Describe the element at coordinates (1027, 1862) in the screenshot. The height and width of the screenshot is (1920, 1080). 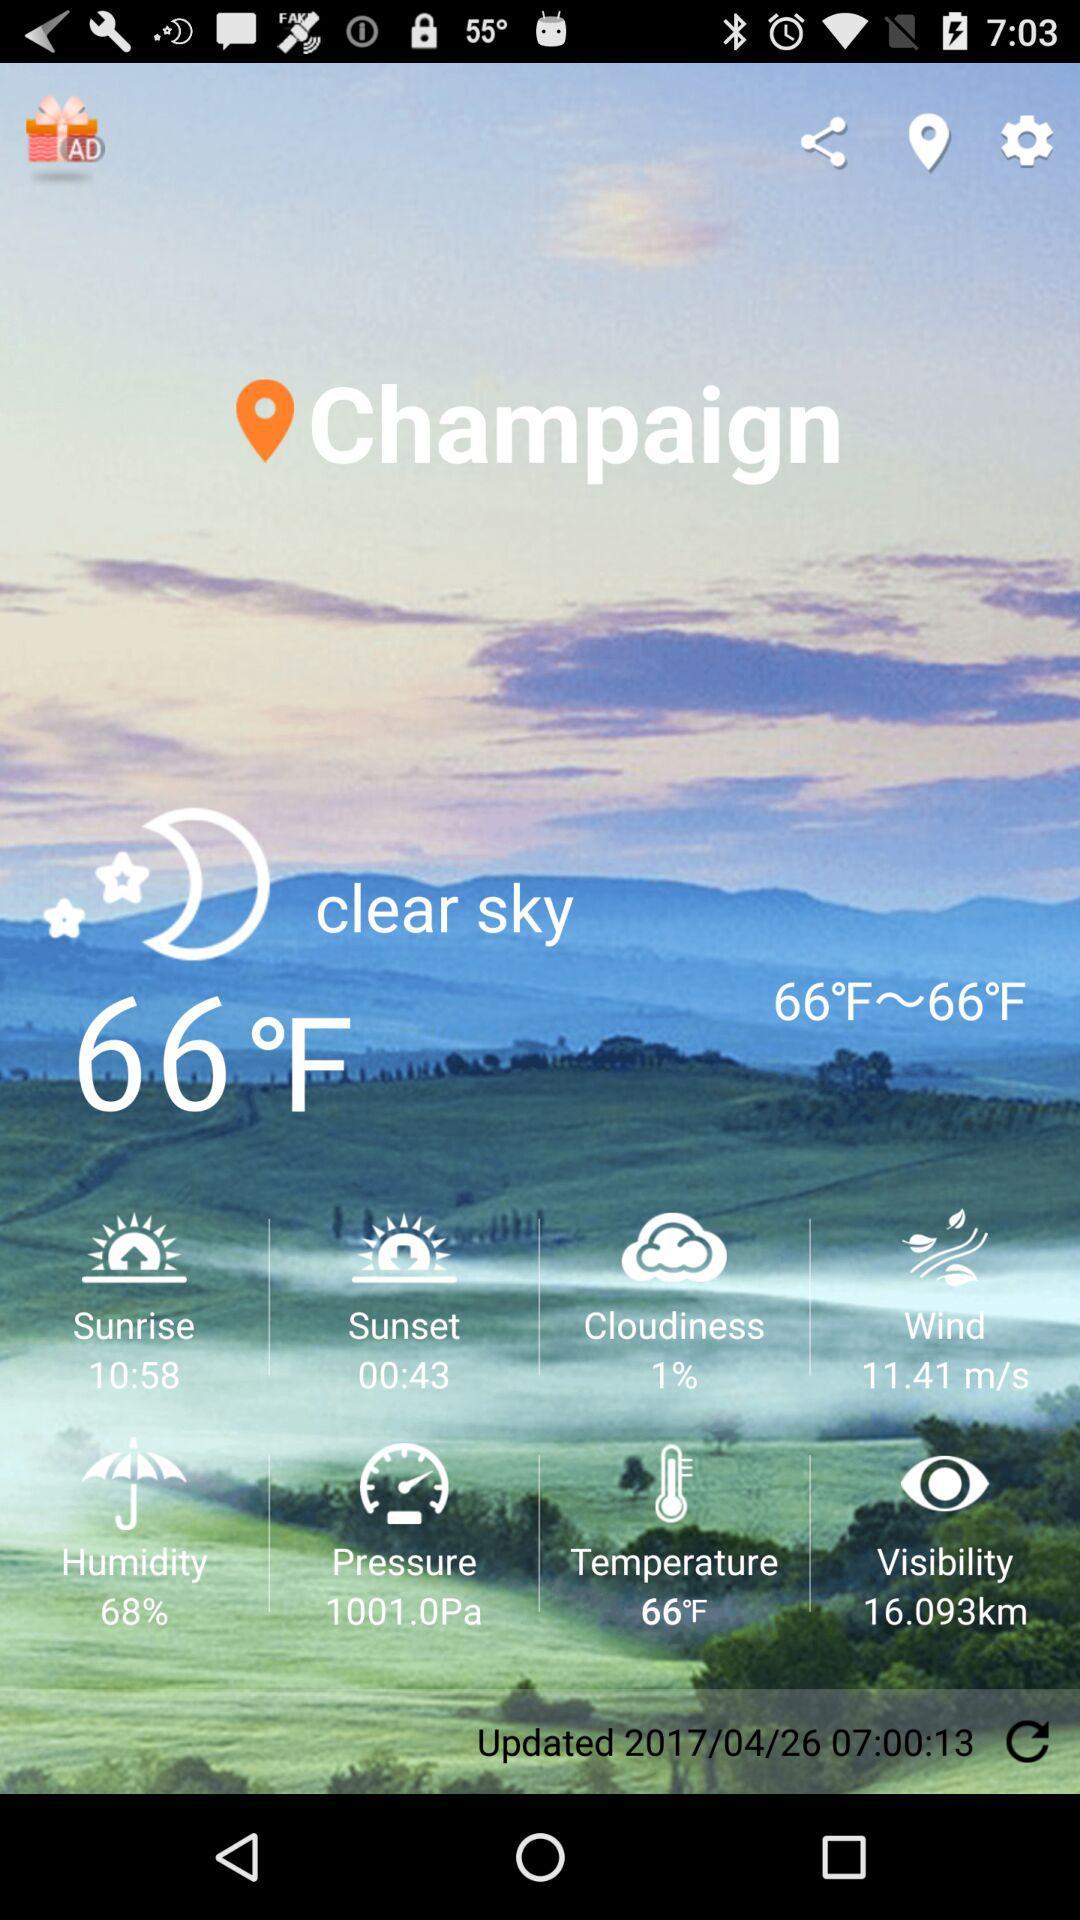
I see `the refresh icon` at that location.